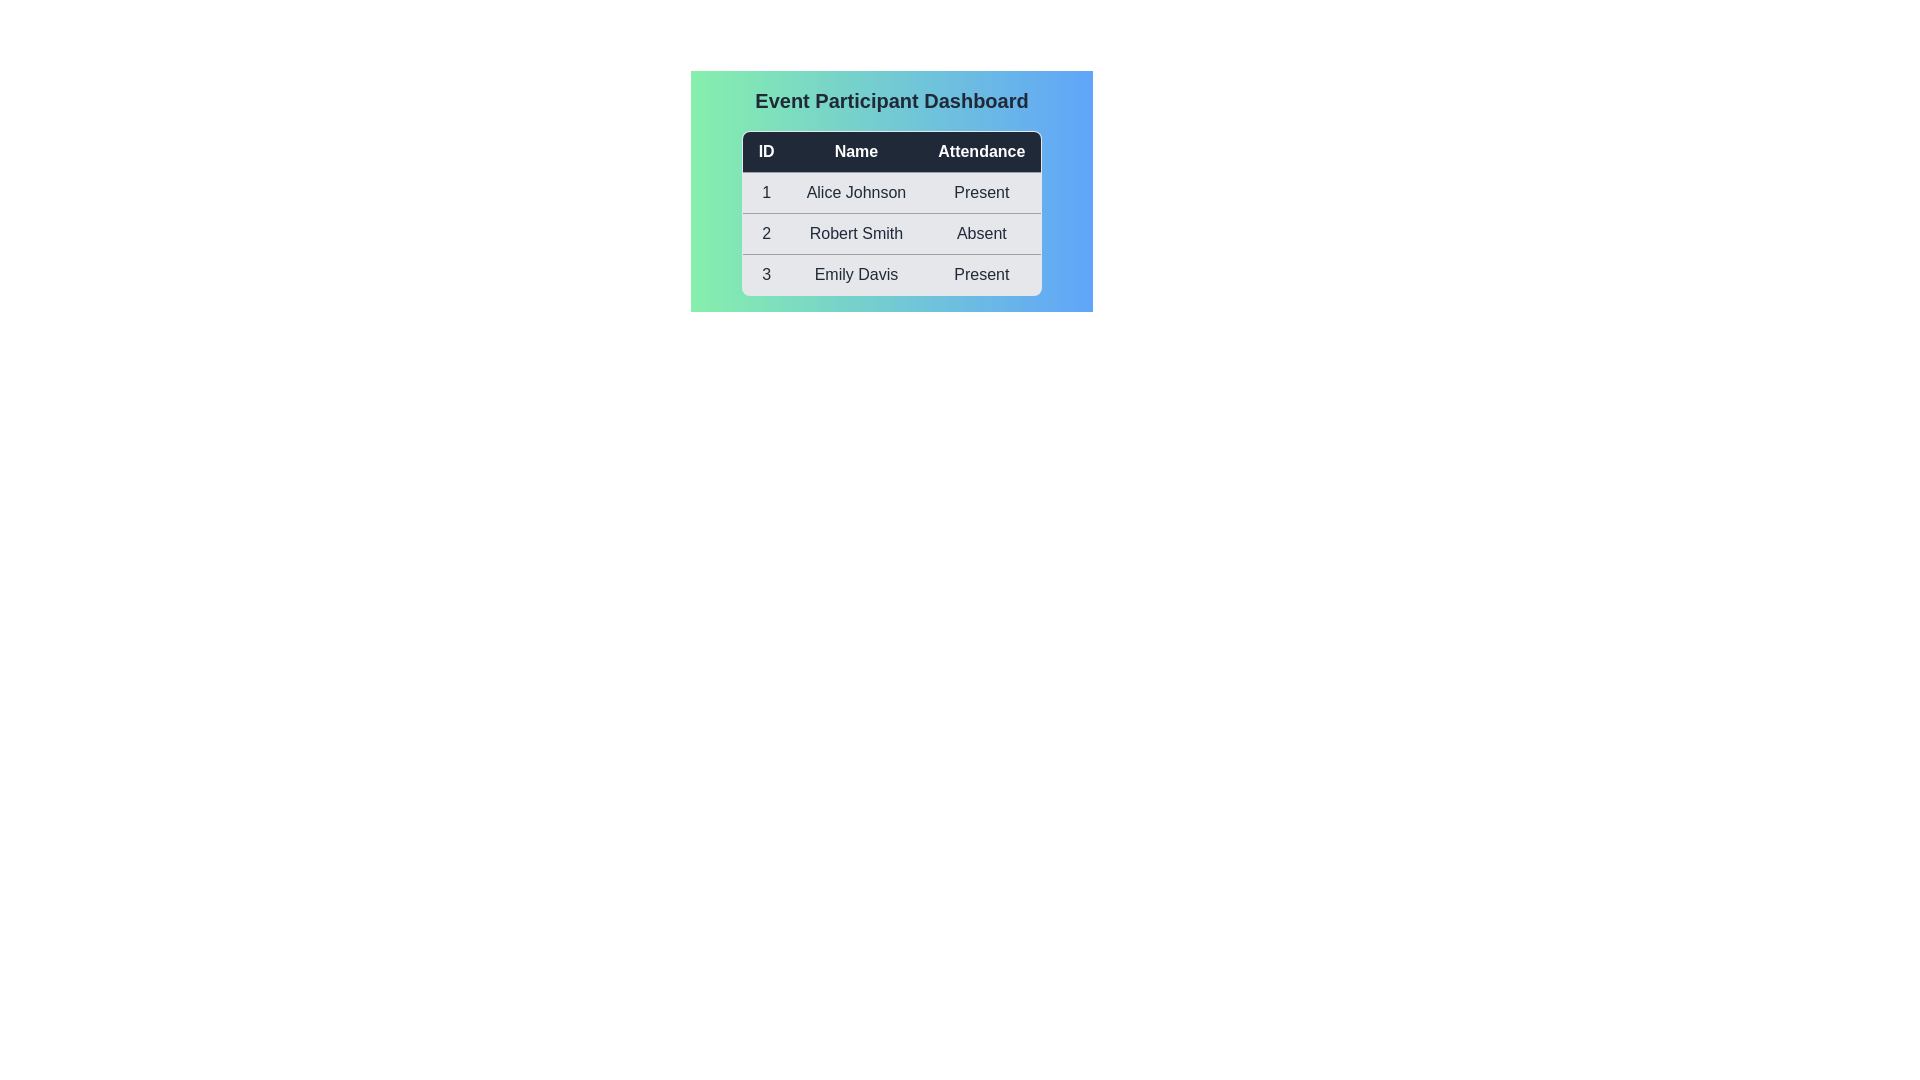  What do you see at coordinates (891, 233) in the screenshot?
I see `details of the second row in the attendee management table, which displays the serial number, name, and attendance status of the participant located between 'Alice Johnson' and 'Emily Davis'` at bounding box center [891, 233].